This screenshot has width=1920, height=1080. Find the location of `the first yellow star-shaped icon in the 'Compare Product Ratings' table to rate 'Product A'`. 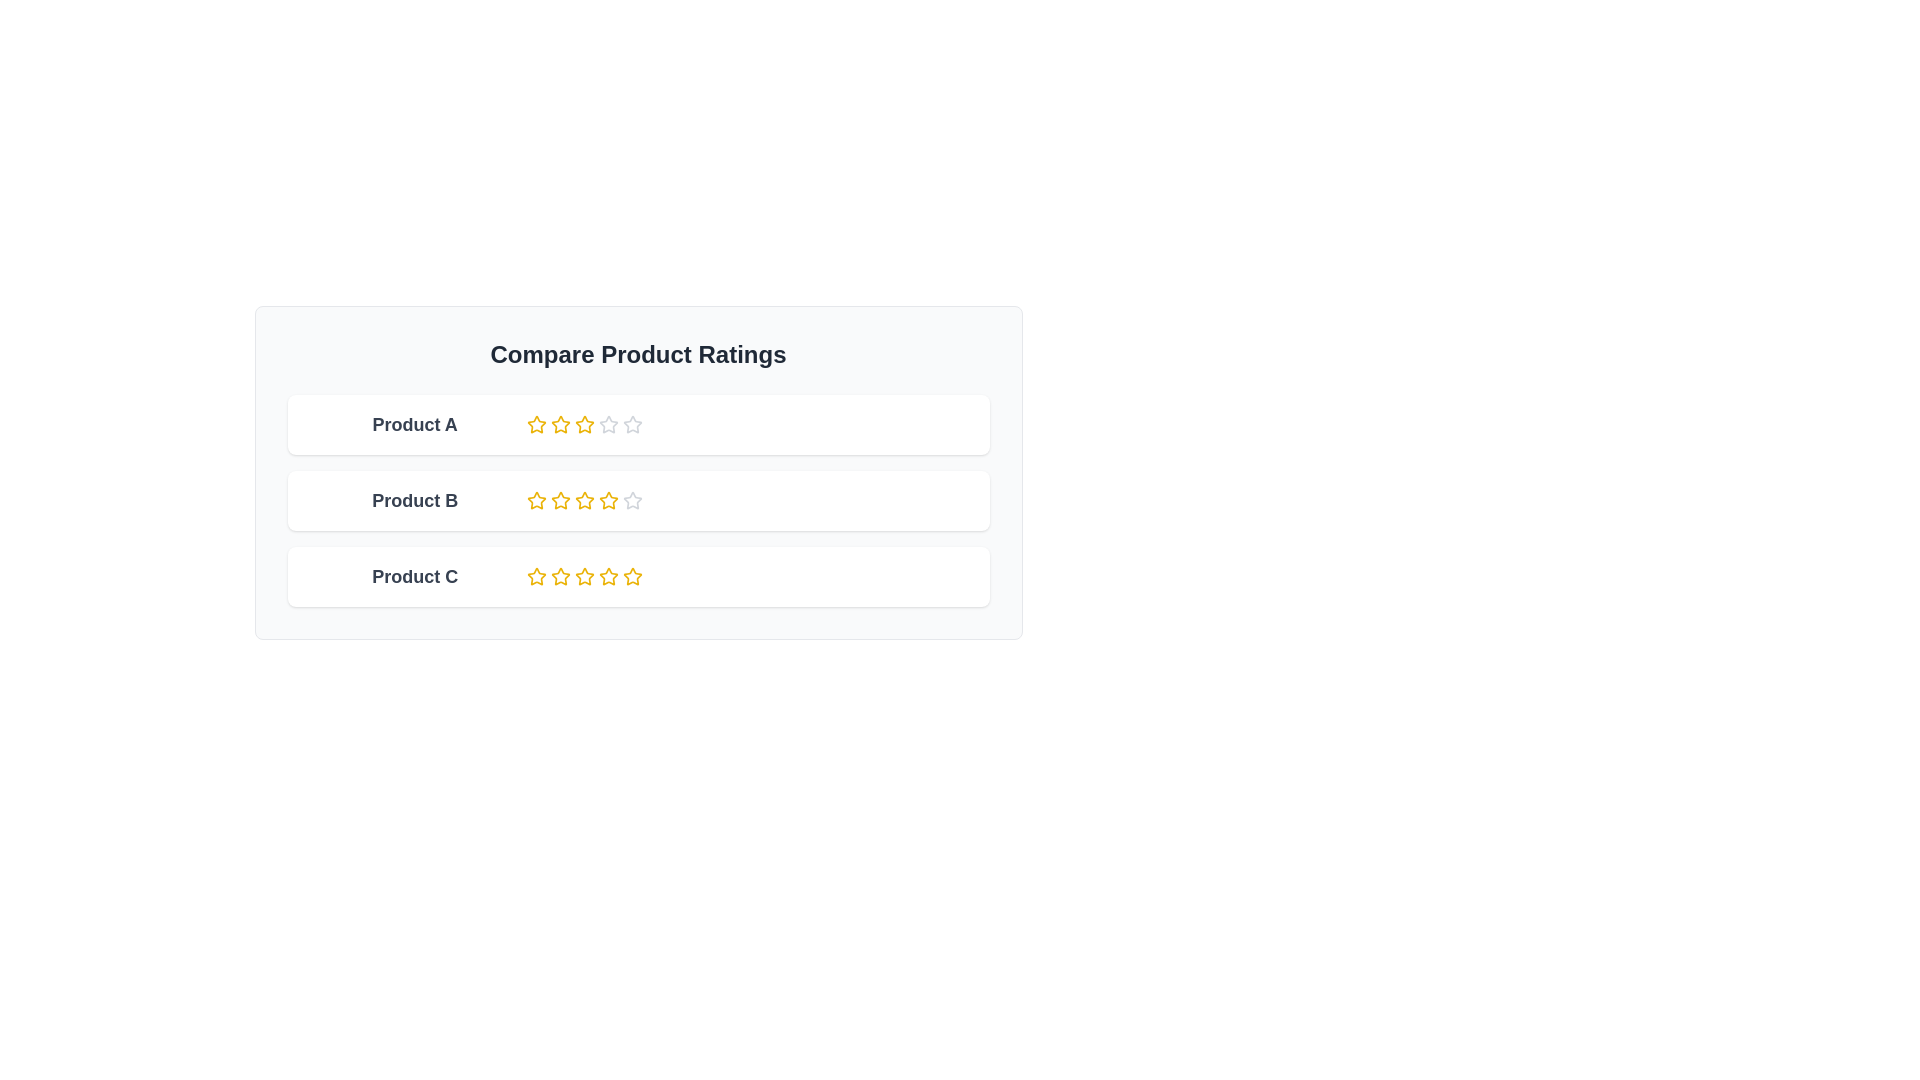

the first yellow star-shaped icon in the 'Compare Product Ratings' table to rate 'Product A' is located at coordinates (536, 423).